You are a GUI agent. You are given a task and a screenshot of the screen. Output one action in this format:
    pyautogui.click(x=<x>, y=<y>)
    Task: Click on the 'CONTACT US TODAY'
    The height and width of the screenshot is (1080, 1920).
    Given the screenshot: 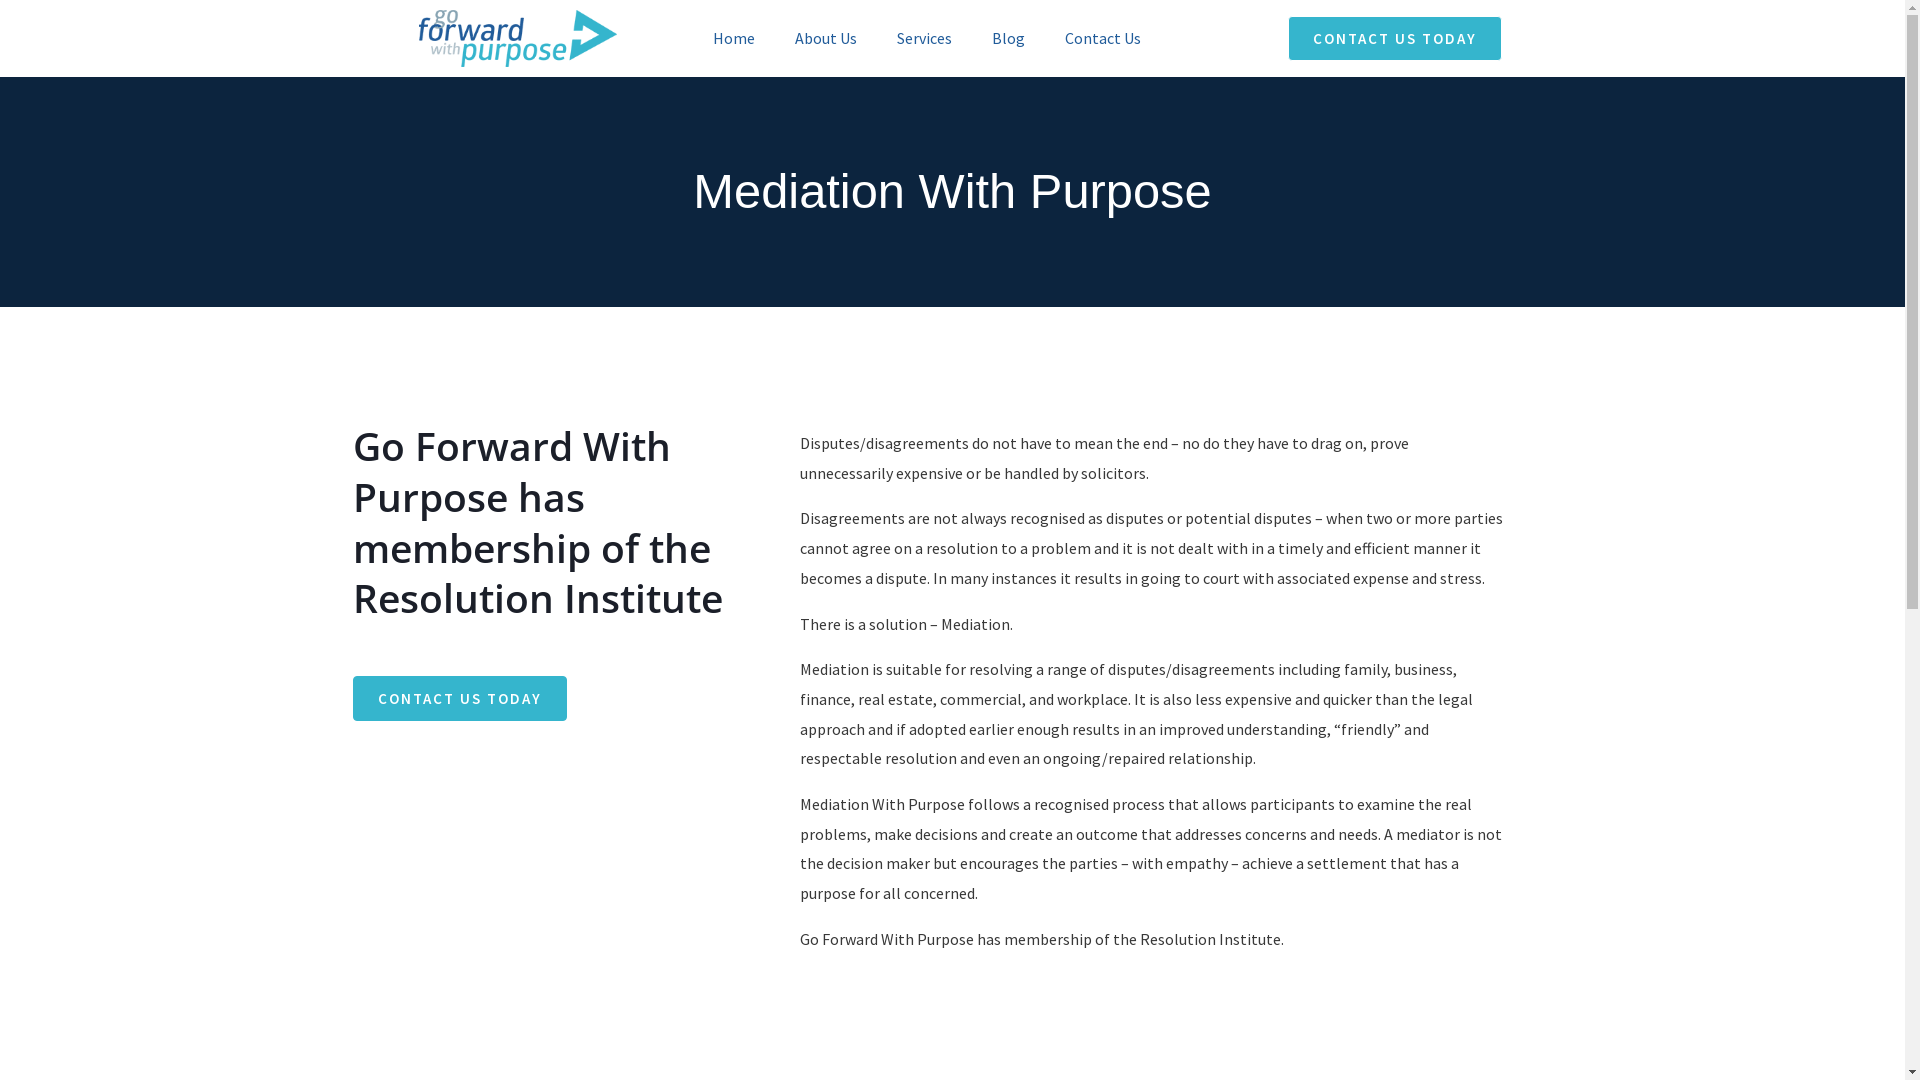 What is the action you would take?
    pyautogui.click(x=458, y=697)
    